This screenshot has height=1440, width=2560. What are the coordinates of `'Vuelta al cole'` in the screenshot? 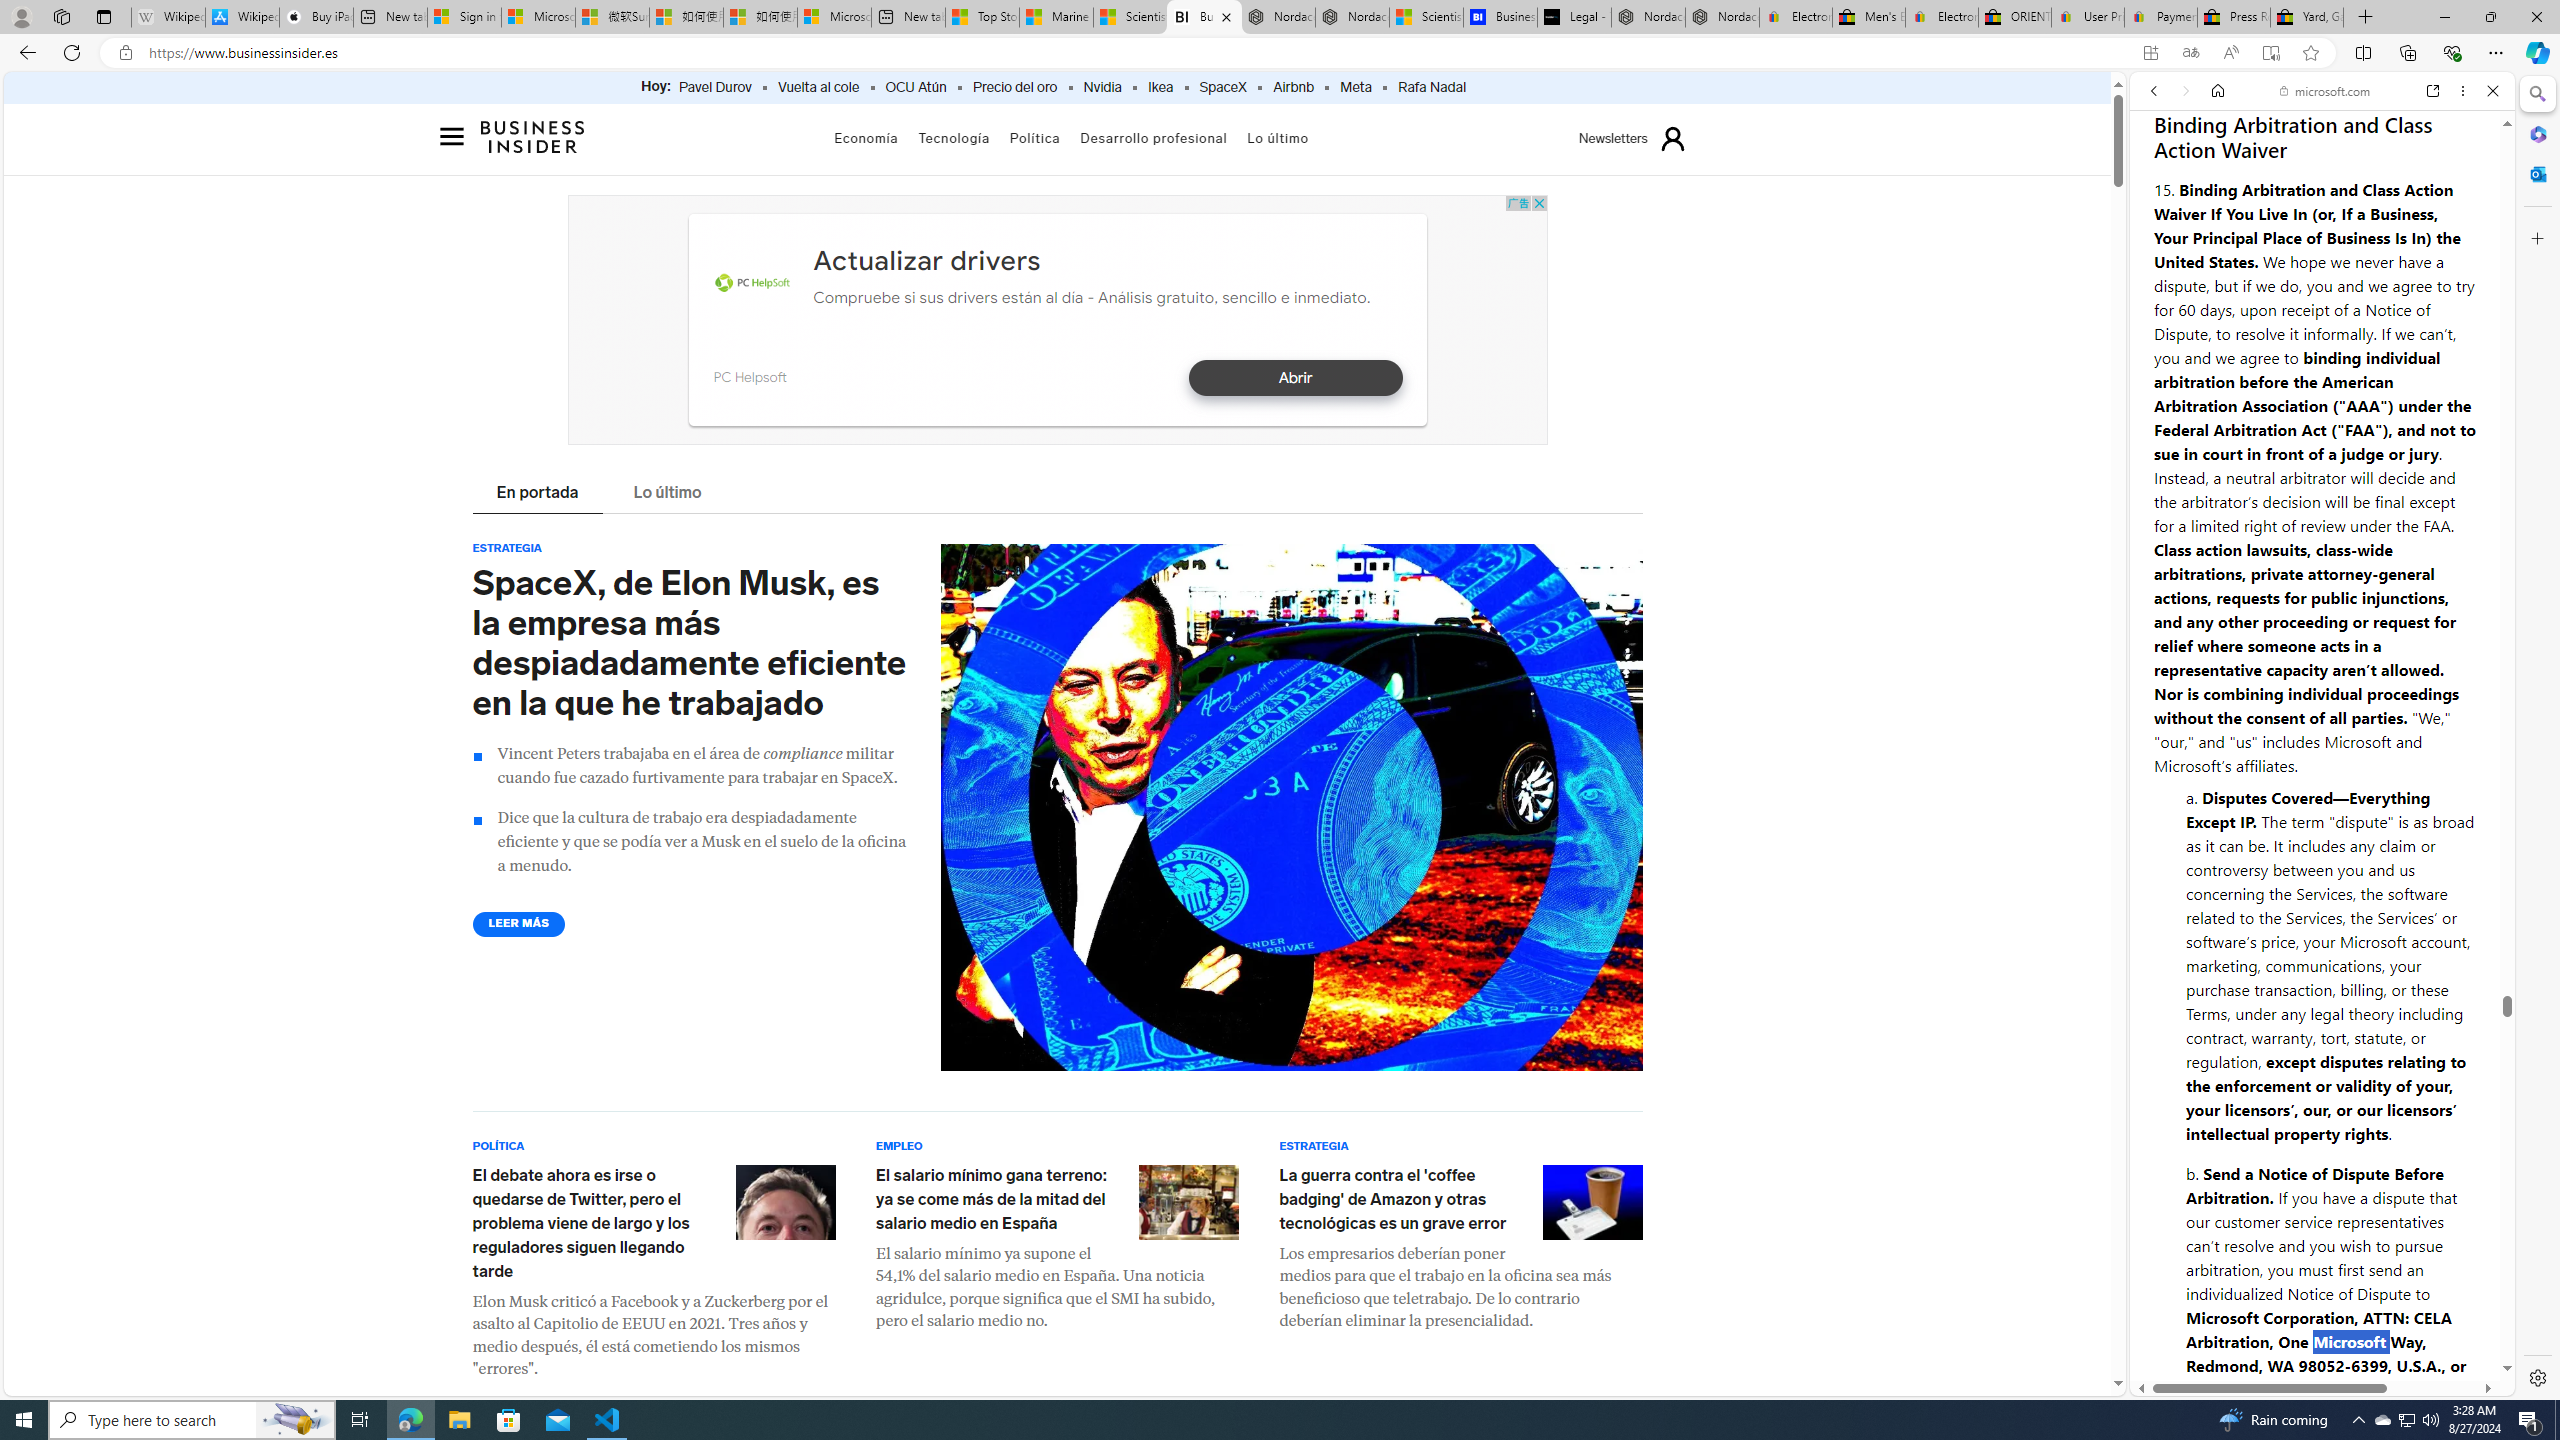 It's located at (816, 87).